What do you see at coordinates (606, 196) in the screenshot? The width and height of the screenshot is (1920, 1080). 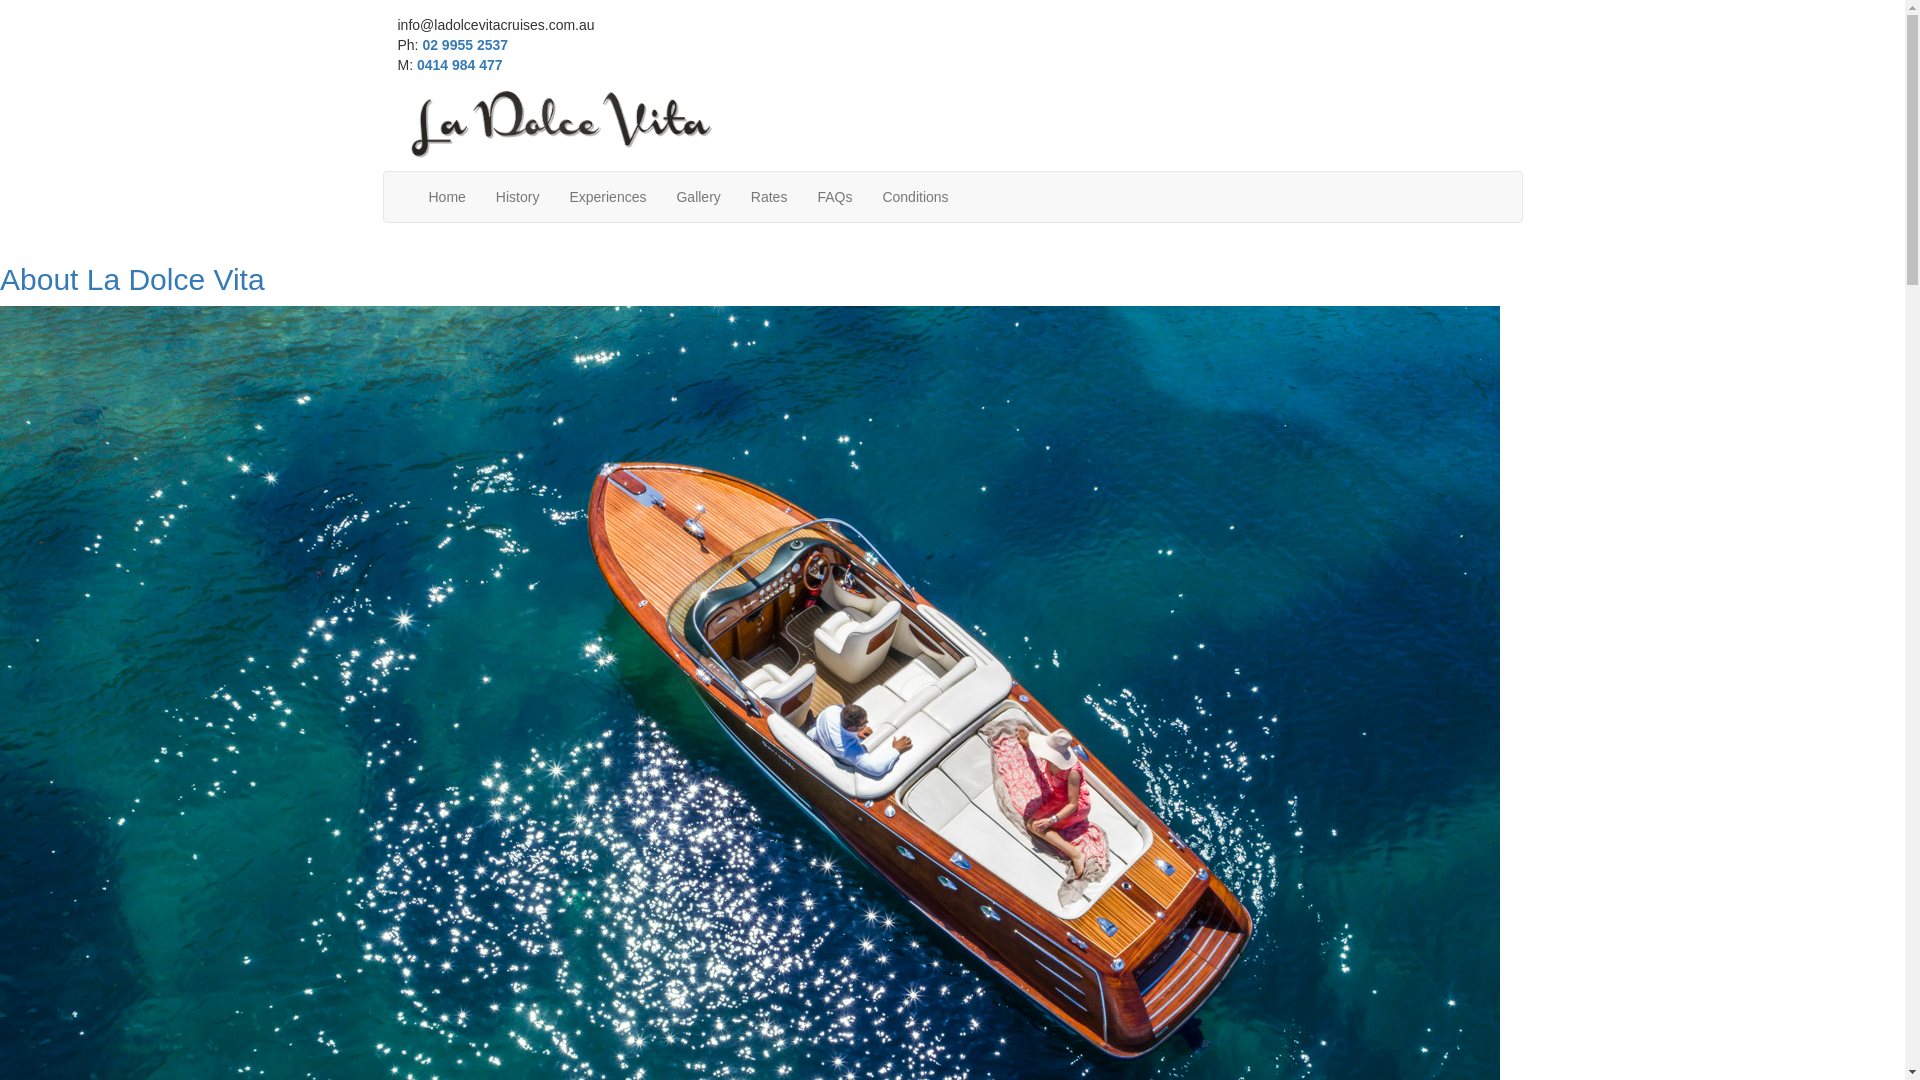 I see `'Experiences'` at bounding box center [606, 196].